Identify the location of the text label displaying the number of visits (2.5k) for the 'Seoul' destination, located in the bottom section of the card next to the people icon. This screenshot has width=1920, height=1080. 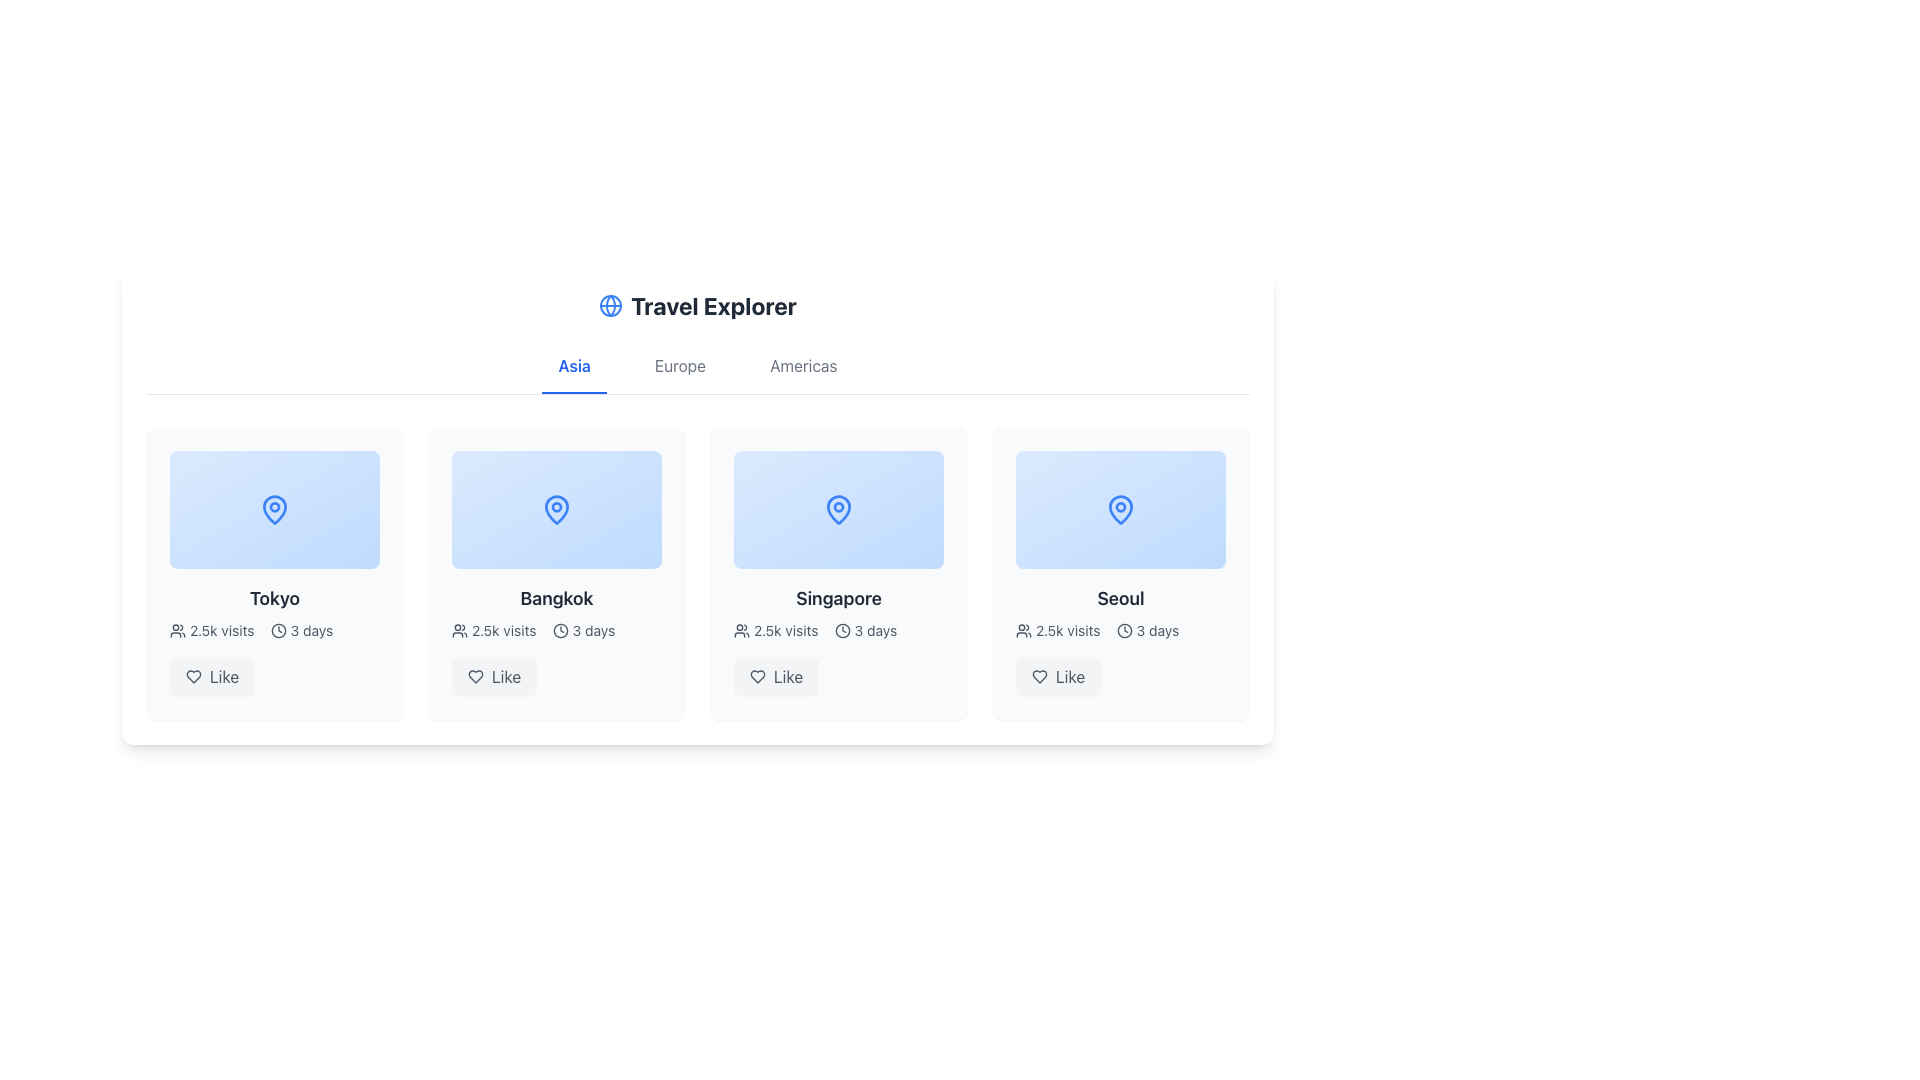
(1067, 631).